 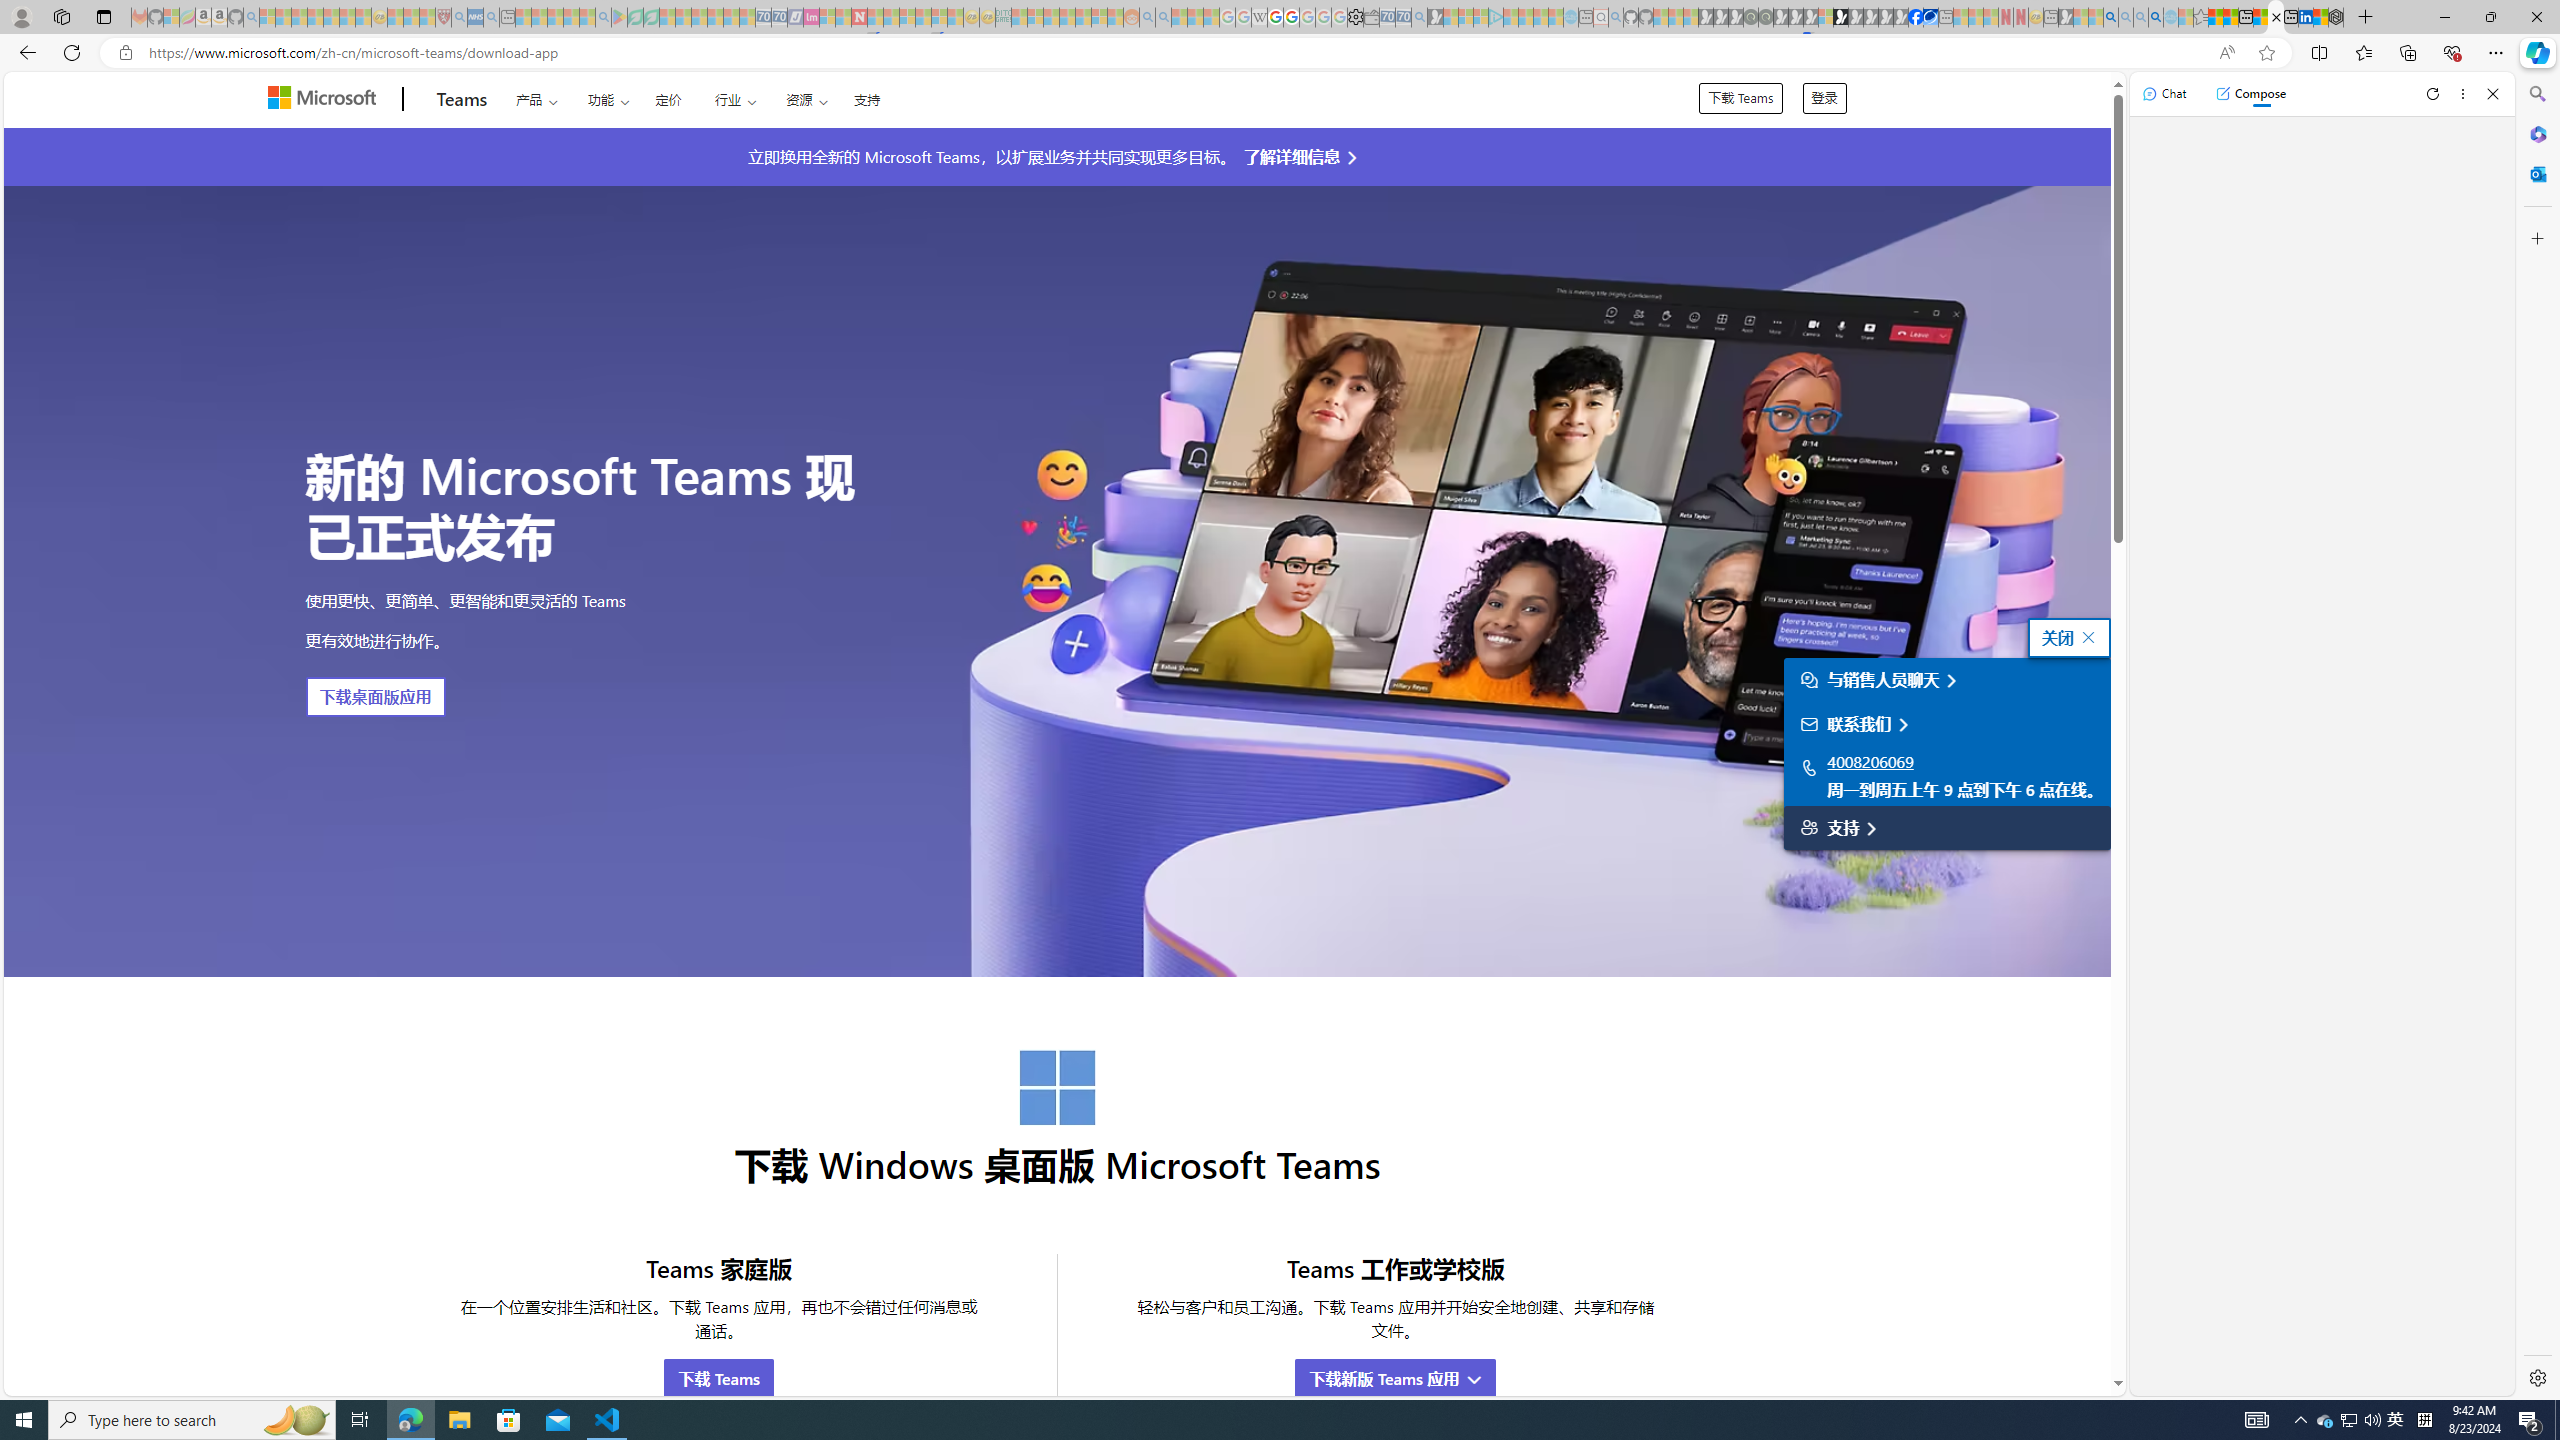 What do you see at coordinates (857, 16) in the screenshot?
I see `'Latest Politics News & Archive | Newsweek.com - Sleeping'` at bounding box center [857, 16].